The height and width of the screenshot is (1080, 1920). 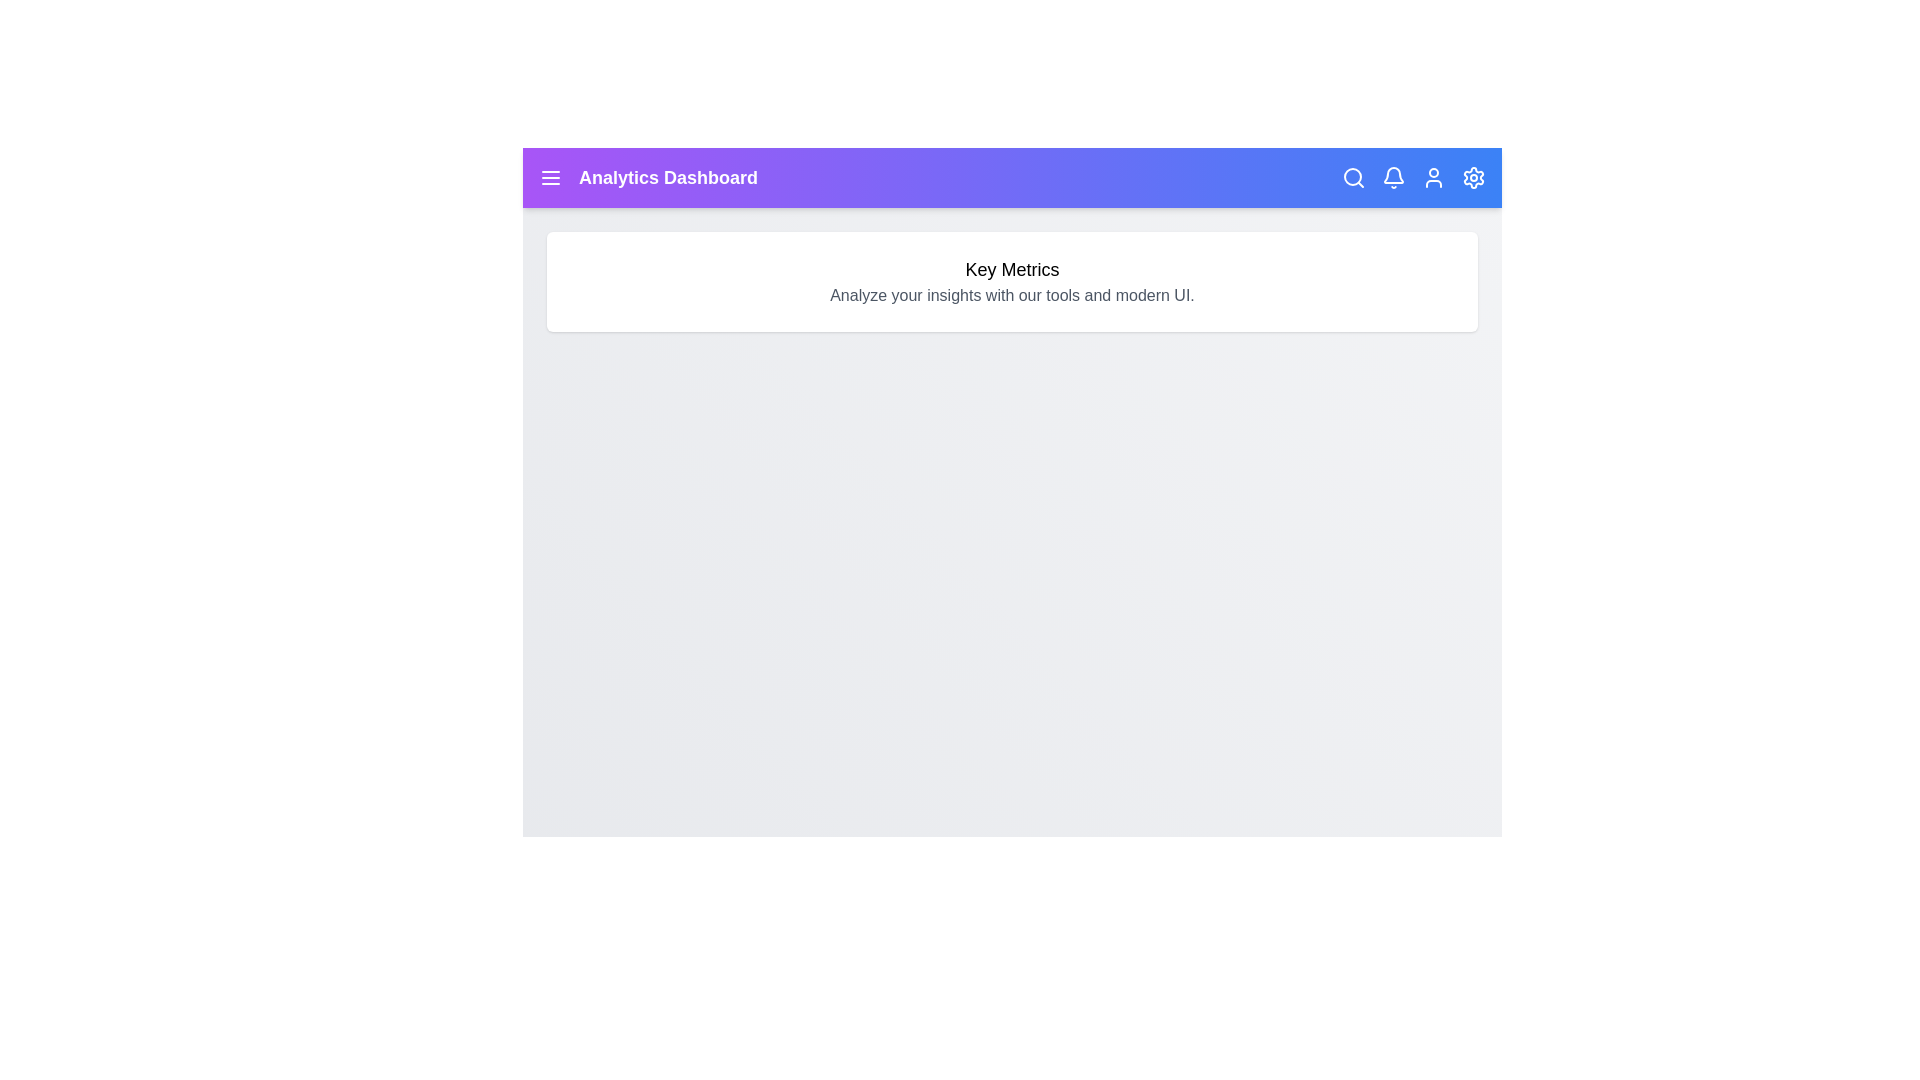 I want to click on the user icon to access user profile settings, so click(x=1433, y=176).